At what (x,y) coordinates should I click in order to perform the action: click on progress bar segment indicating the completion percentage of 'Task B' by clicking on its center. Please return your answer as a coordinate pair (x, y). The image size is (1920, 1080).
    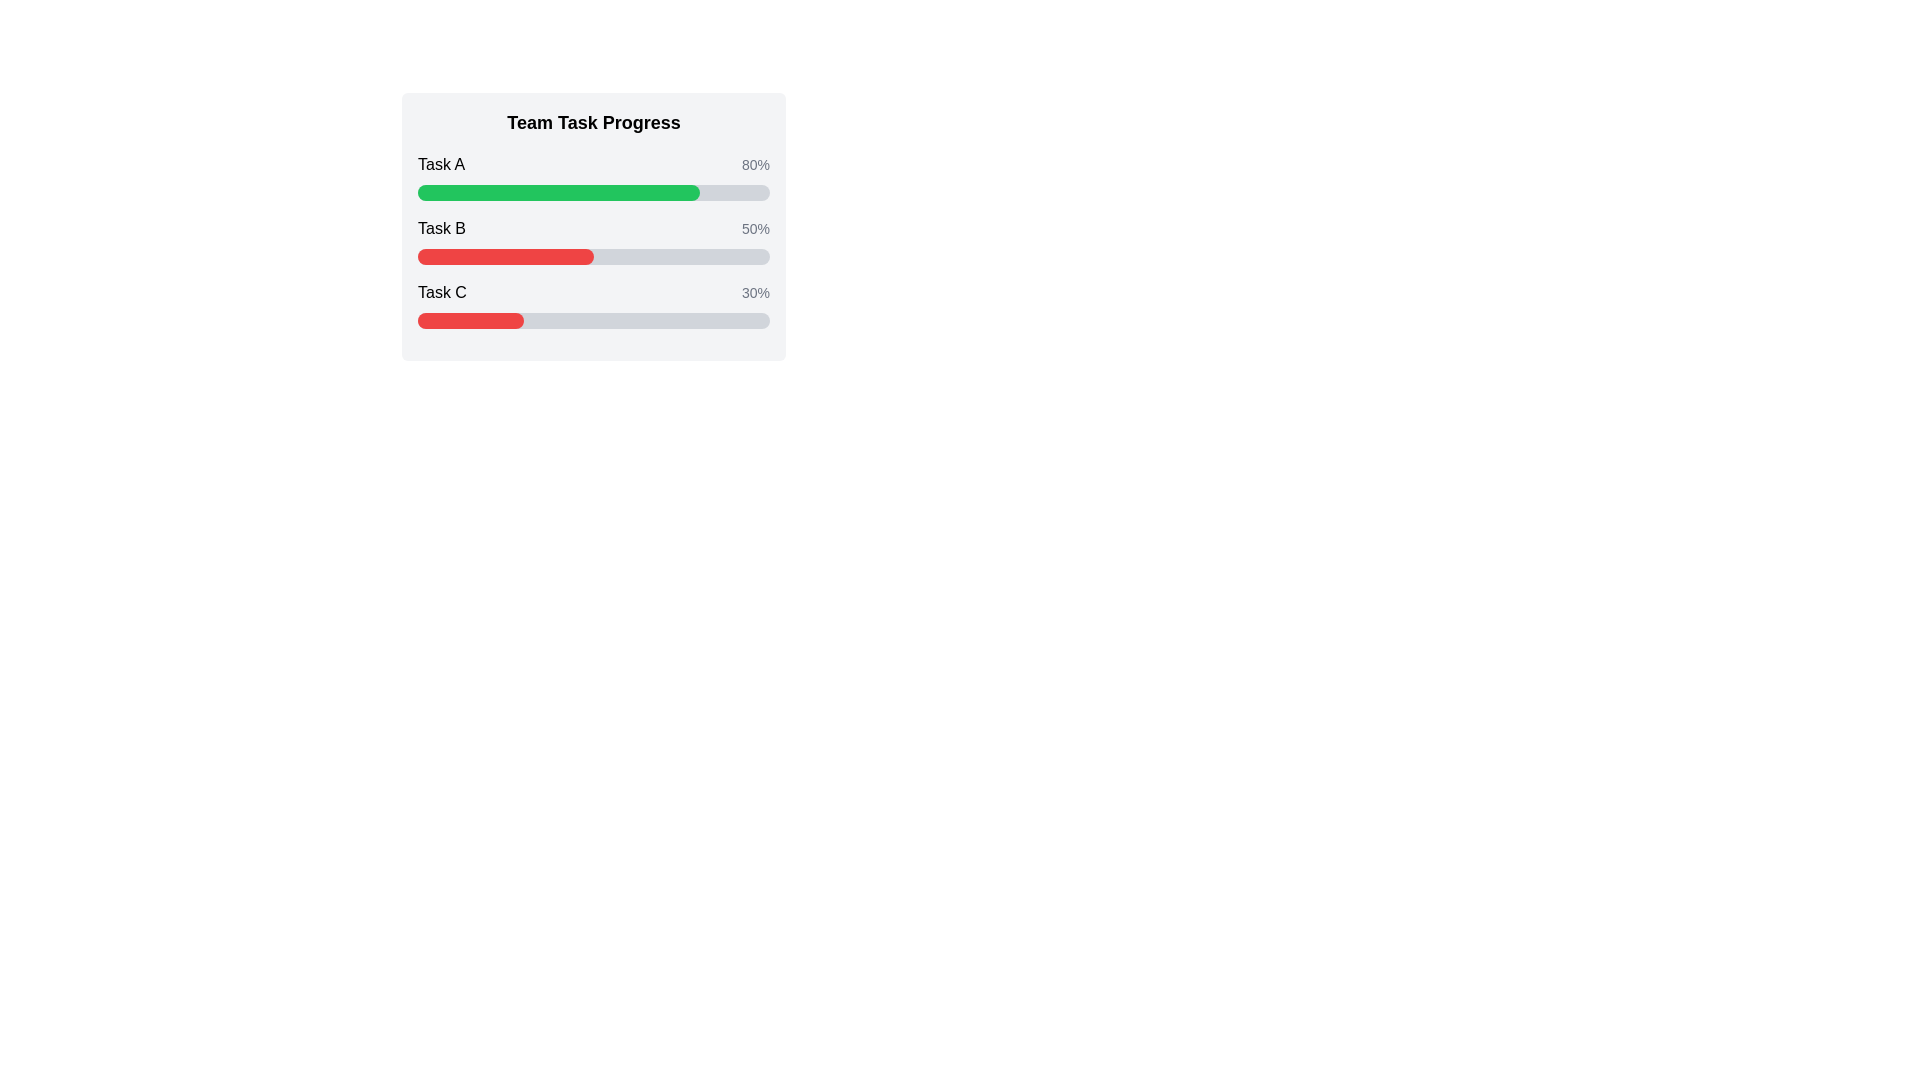
    Looking at the image, I should click on (505, 256).